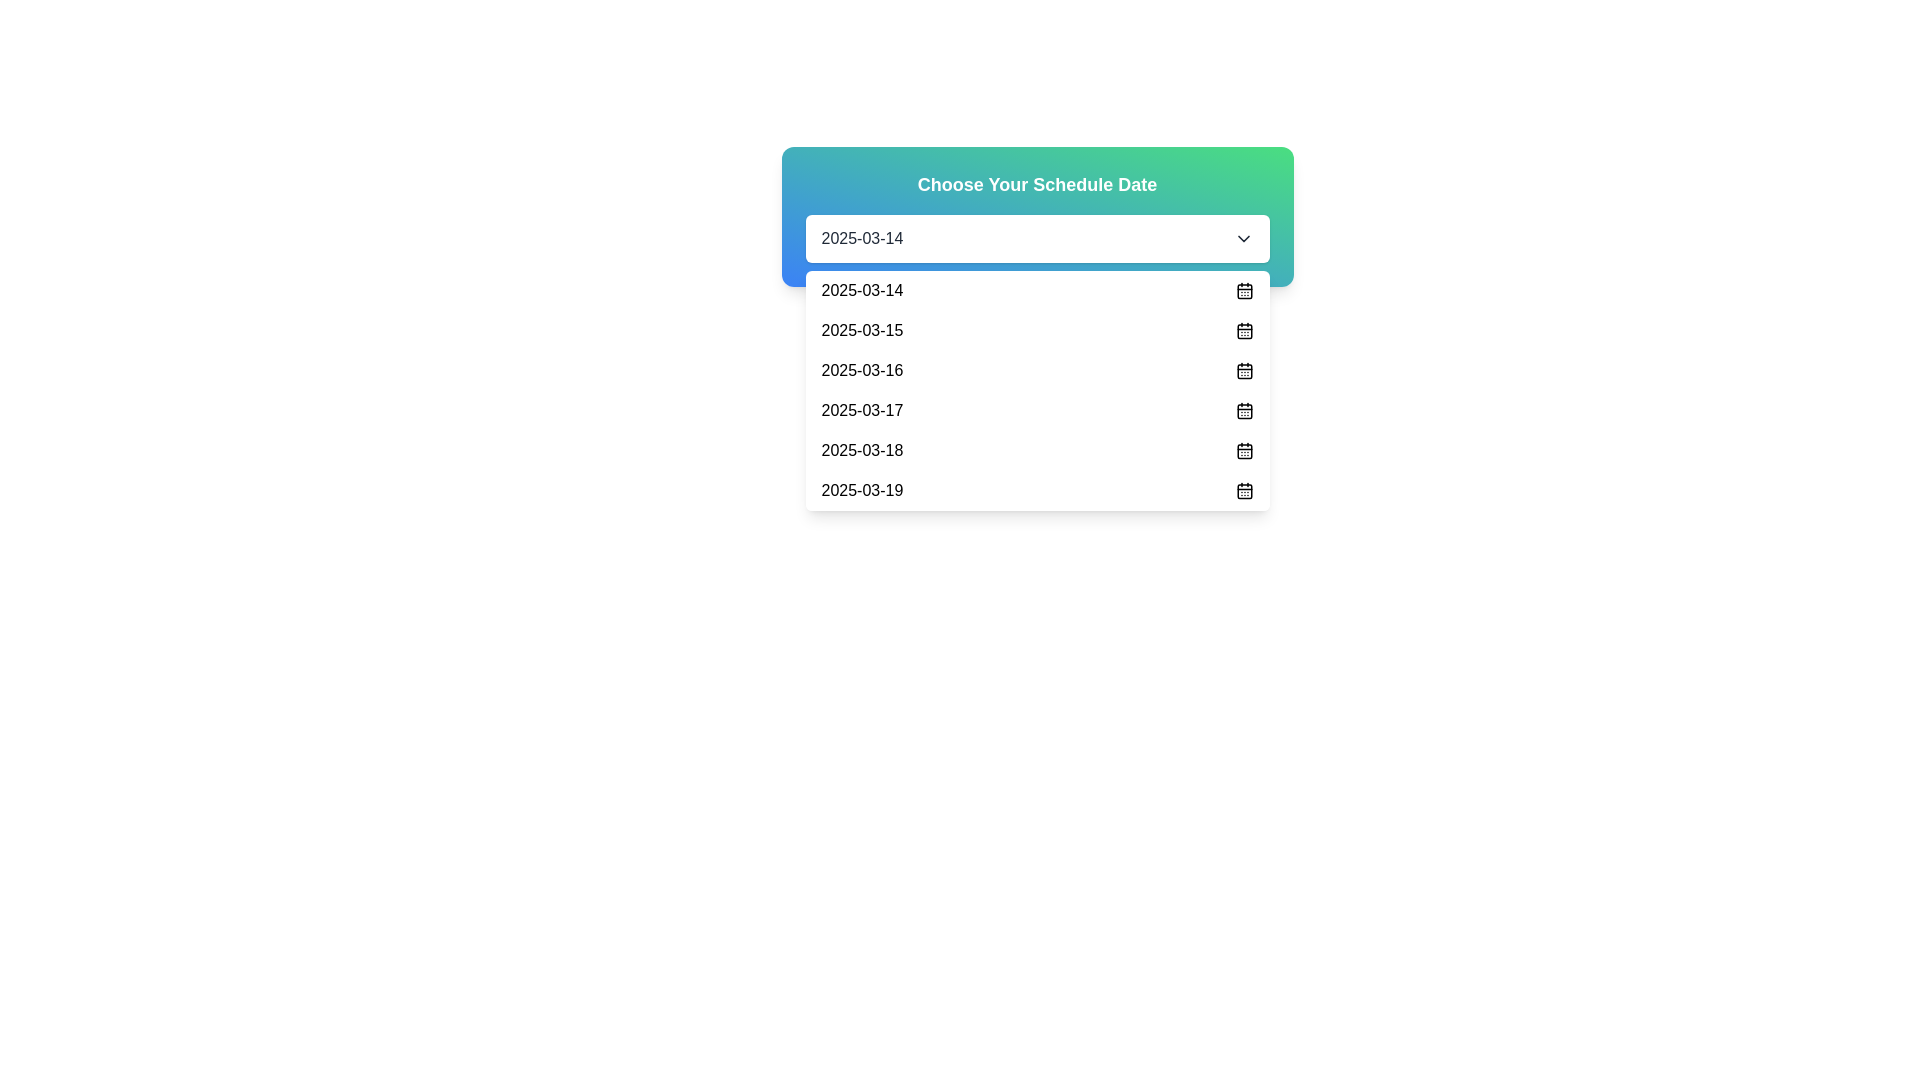 Image resolution: width=1920 pixels, height=1080 pixels. What do you see at coordinates (1243, 371) in the screenshot?
I see `the highlighted calendar icon associated with the date '2025-03-16' in the dropdown list` at bounding box center [1243, 371].